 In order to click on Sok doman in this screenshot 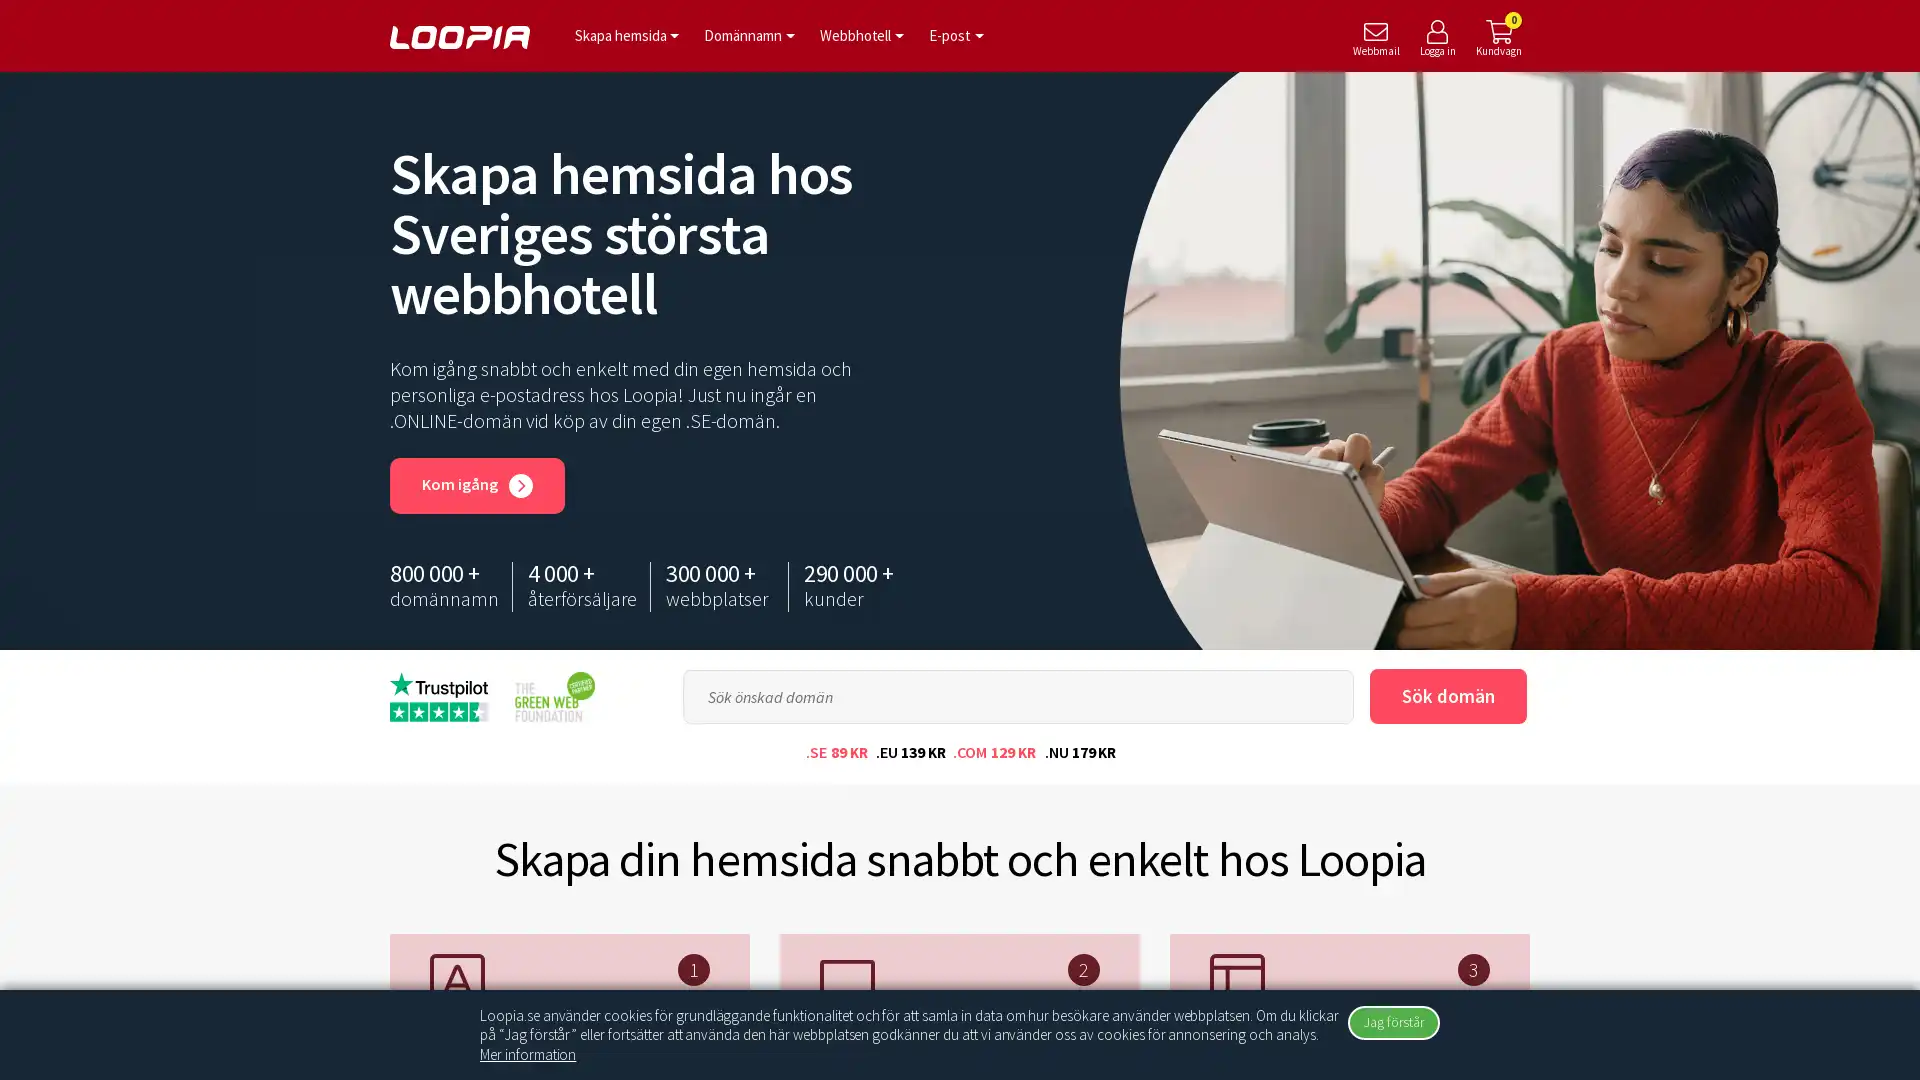, I will do `click(1448, 695)`.